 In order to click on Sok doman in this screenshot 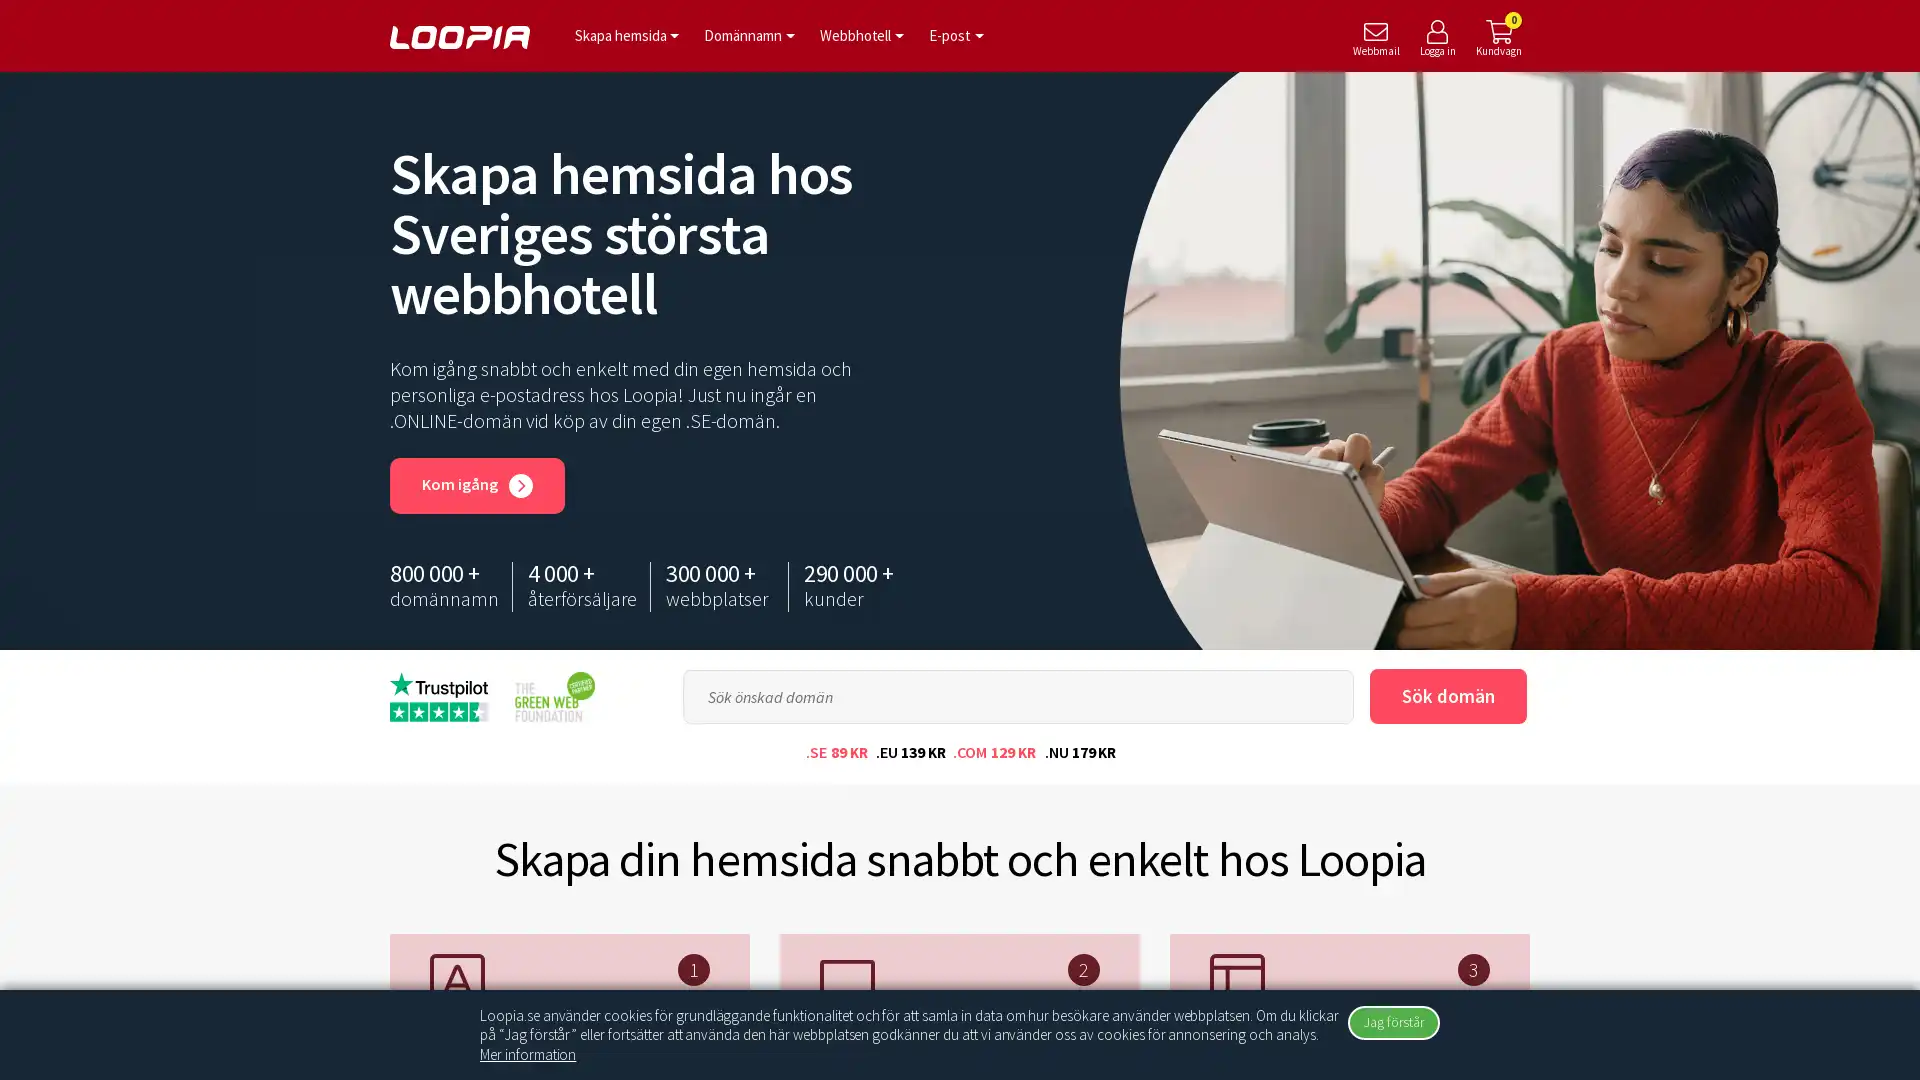, I will do `click(1448, 695)`.